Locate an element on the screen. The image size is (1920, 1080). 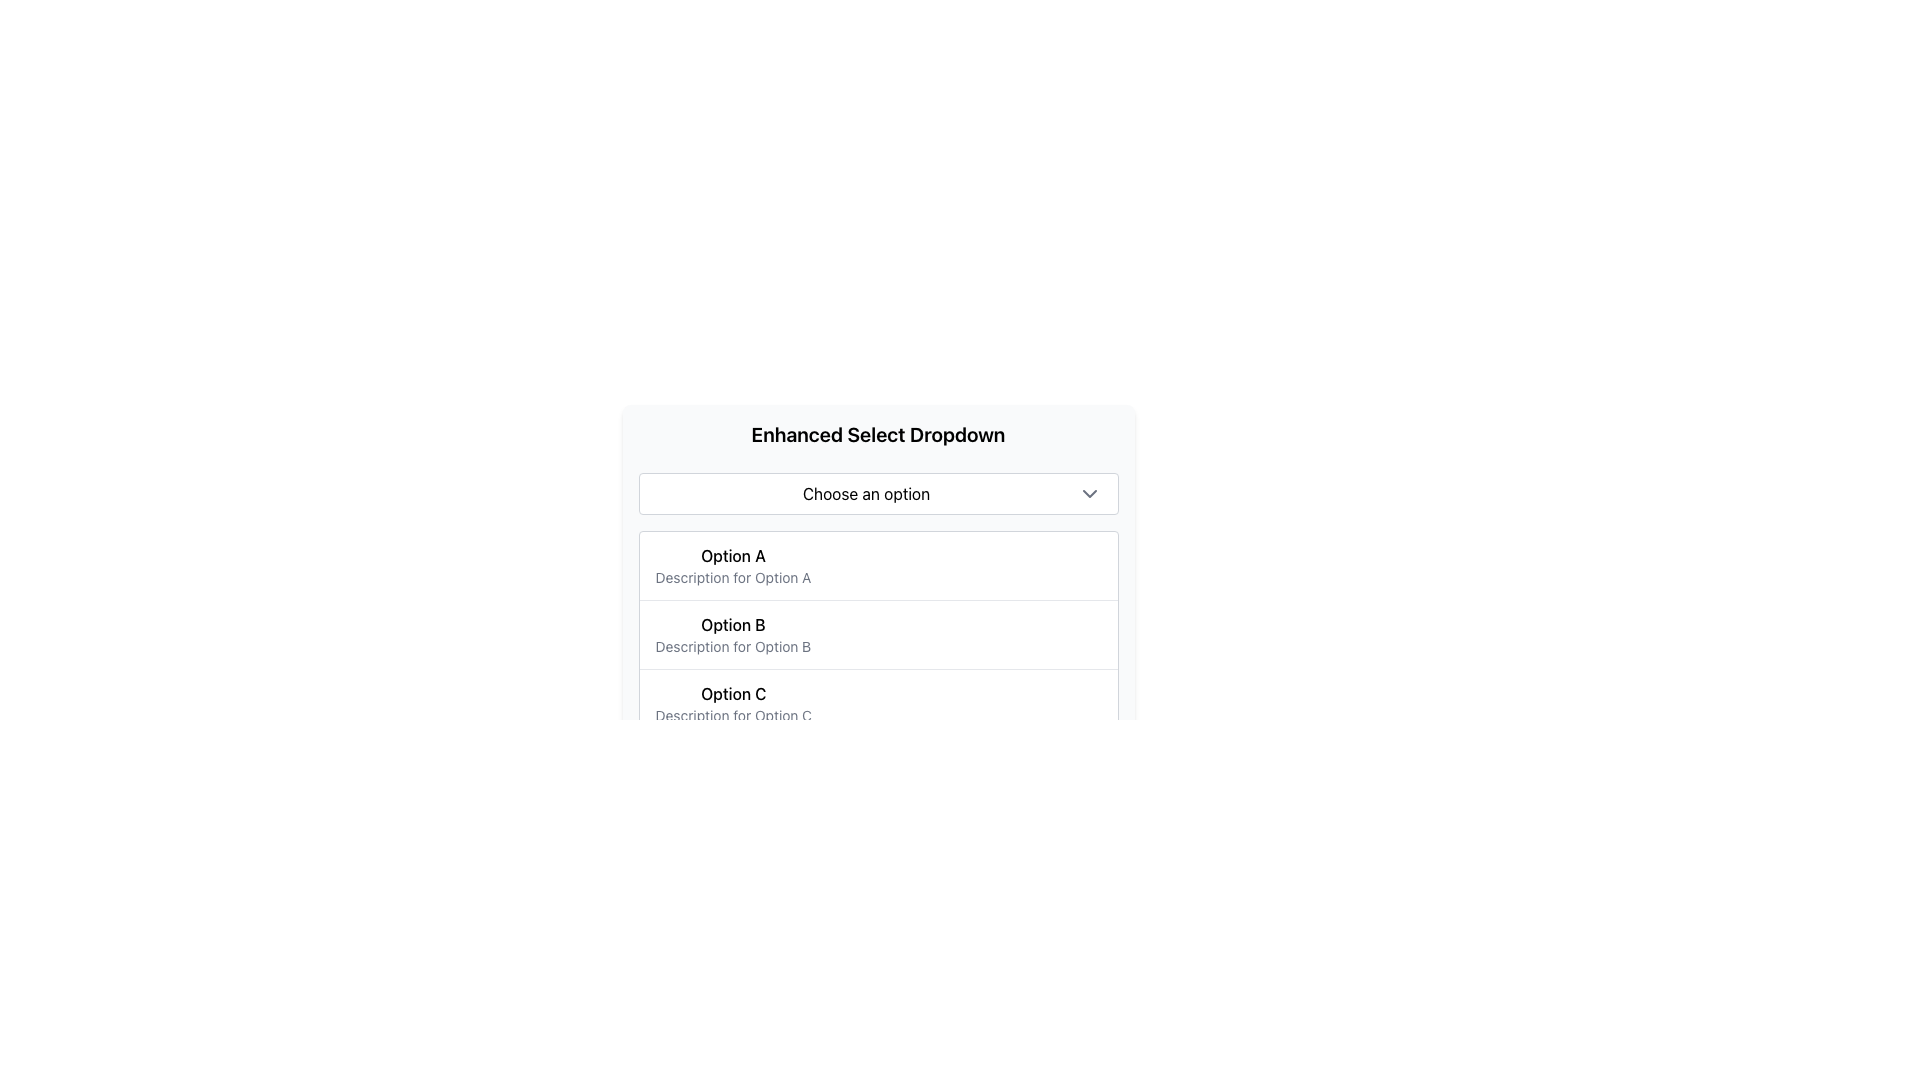
the white rectangular dropdown menu labeled 'Choose an option' with a downward-facing chevron icon is located at coordinates (878, 493).